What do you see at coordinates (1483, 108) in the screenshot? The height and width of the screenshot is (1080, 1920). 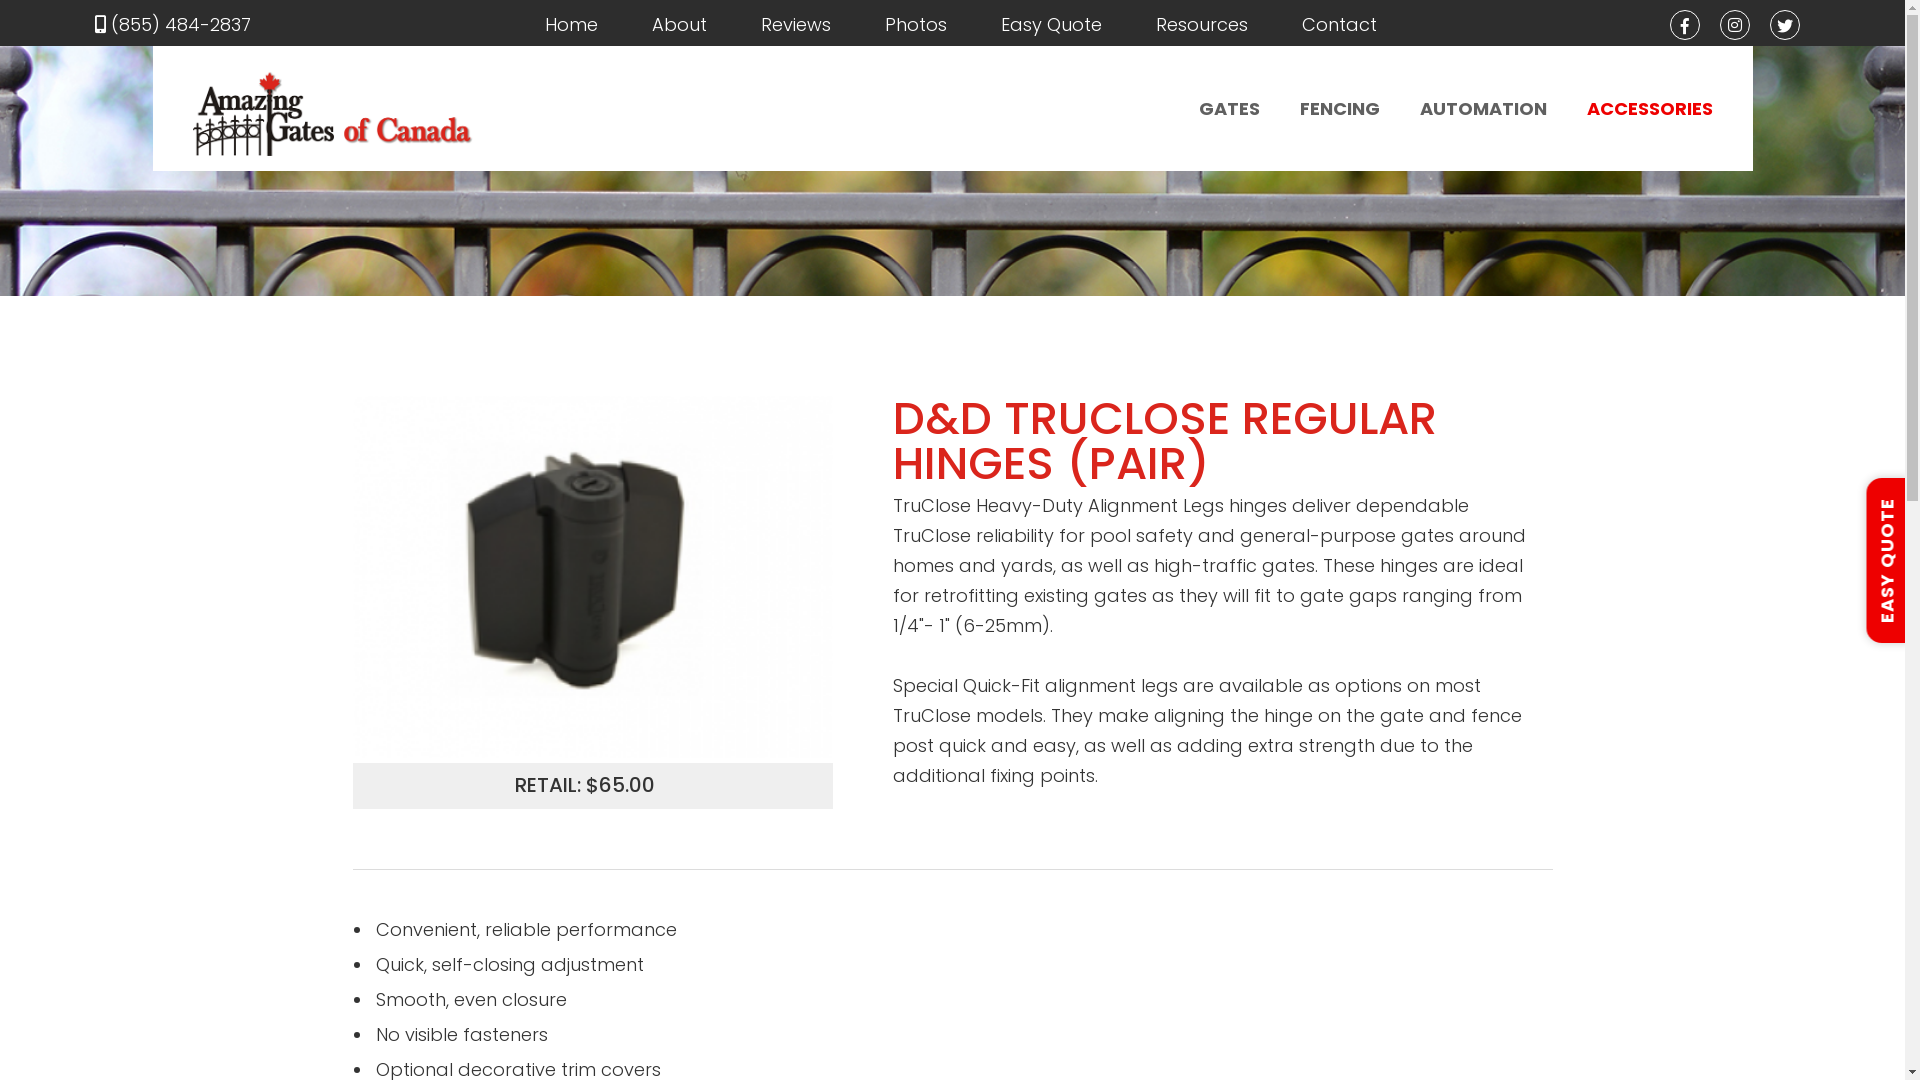 I see `'AUTOMATION'` at bounding box center [1483, 108].